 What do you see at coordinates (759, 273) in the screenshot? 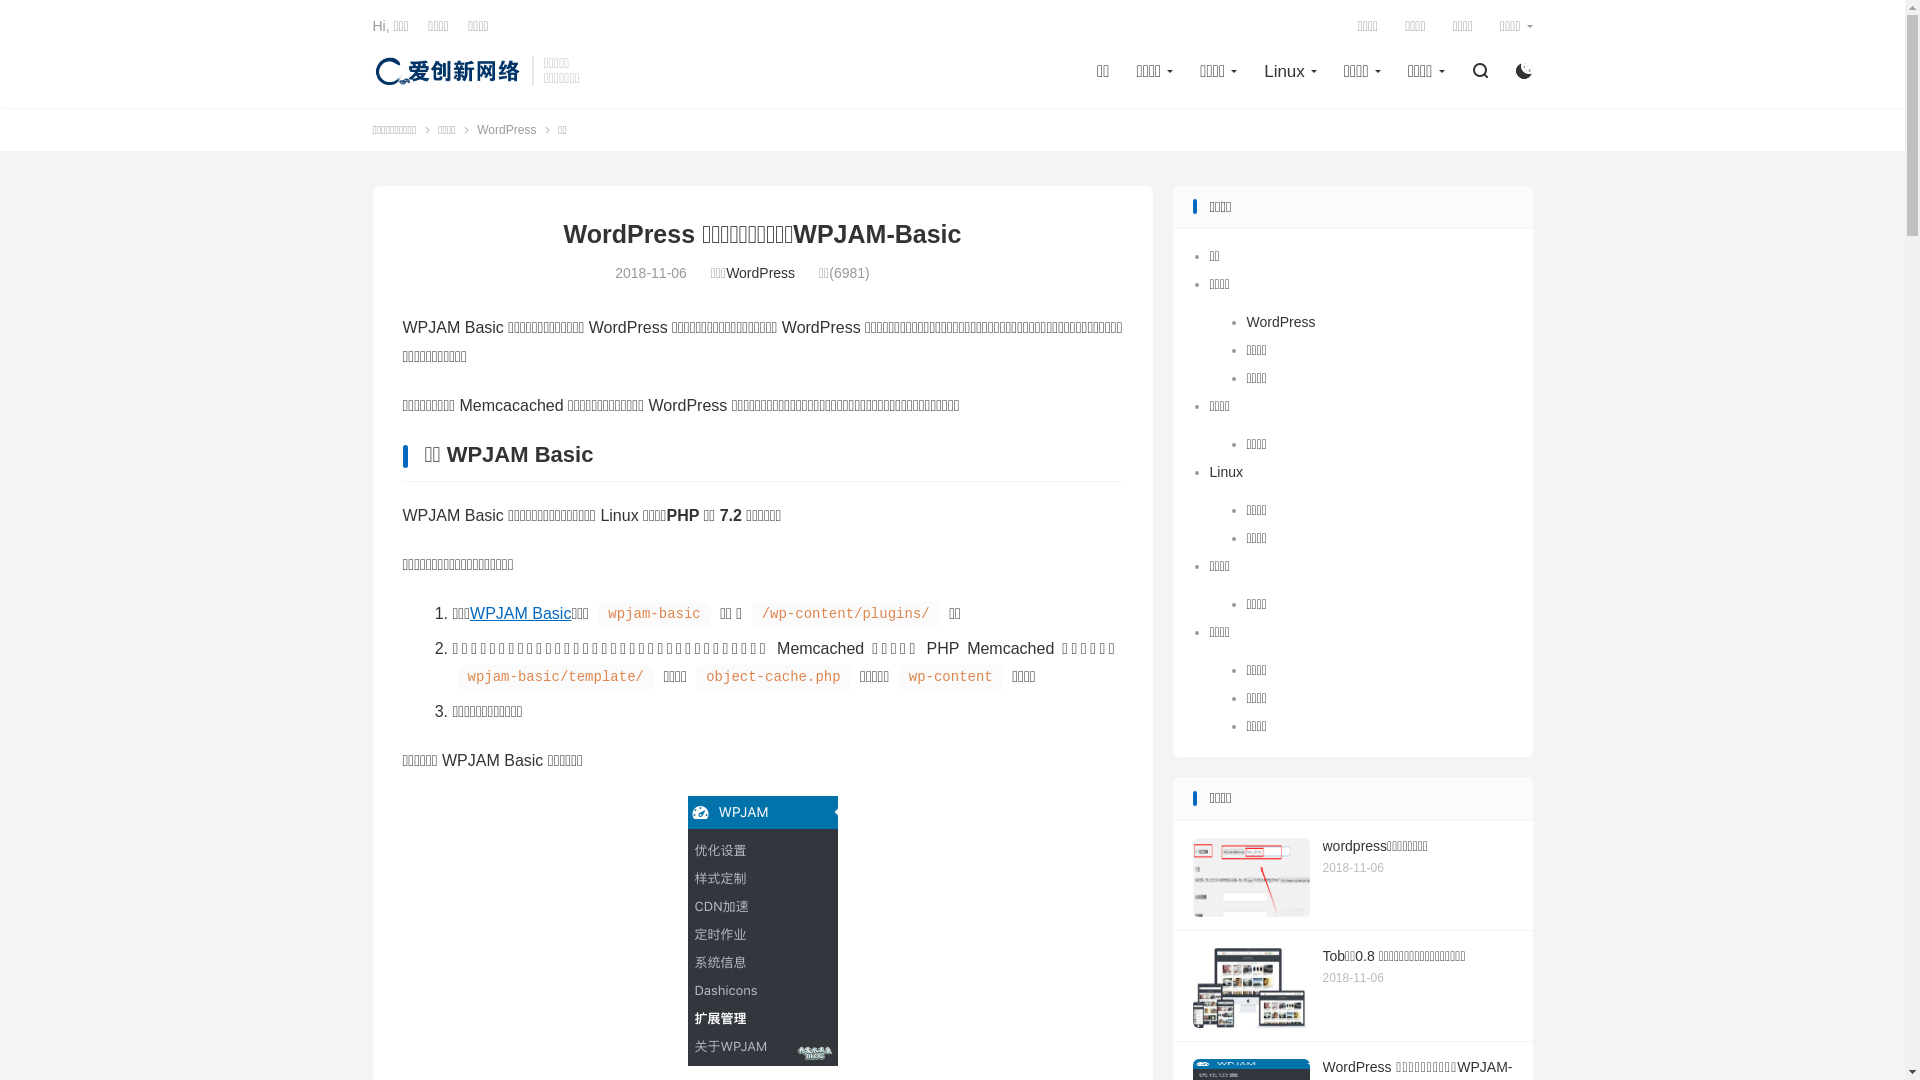
I see `'WordPress'` at bounding box center [759, 273].